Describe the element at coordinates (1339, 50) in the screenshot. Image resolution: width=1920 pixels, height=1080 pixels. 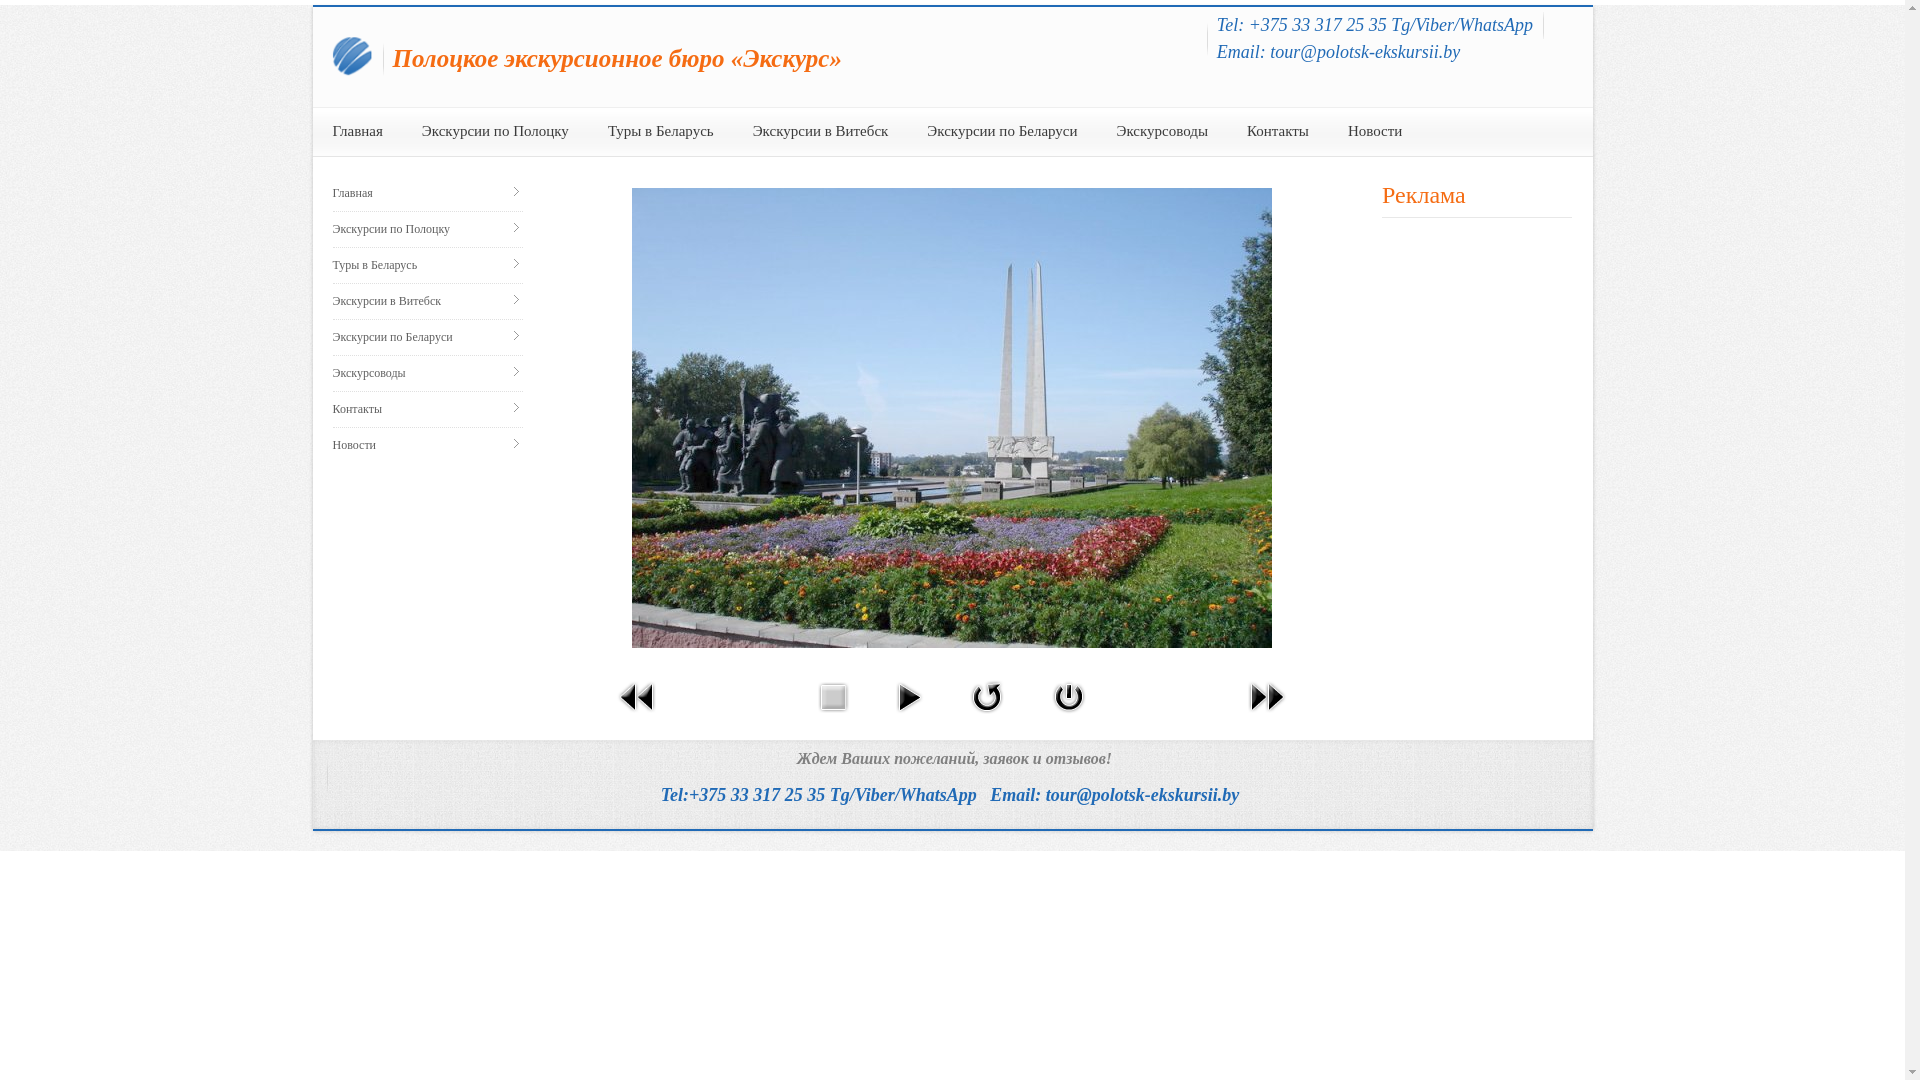
I see `'Email: tour@polotsk-ekskursii.by'` at that location.